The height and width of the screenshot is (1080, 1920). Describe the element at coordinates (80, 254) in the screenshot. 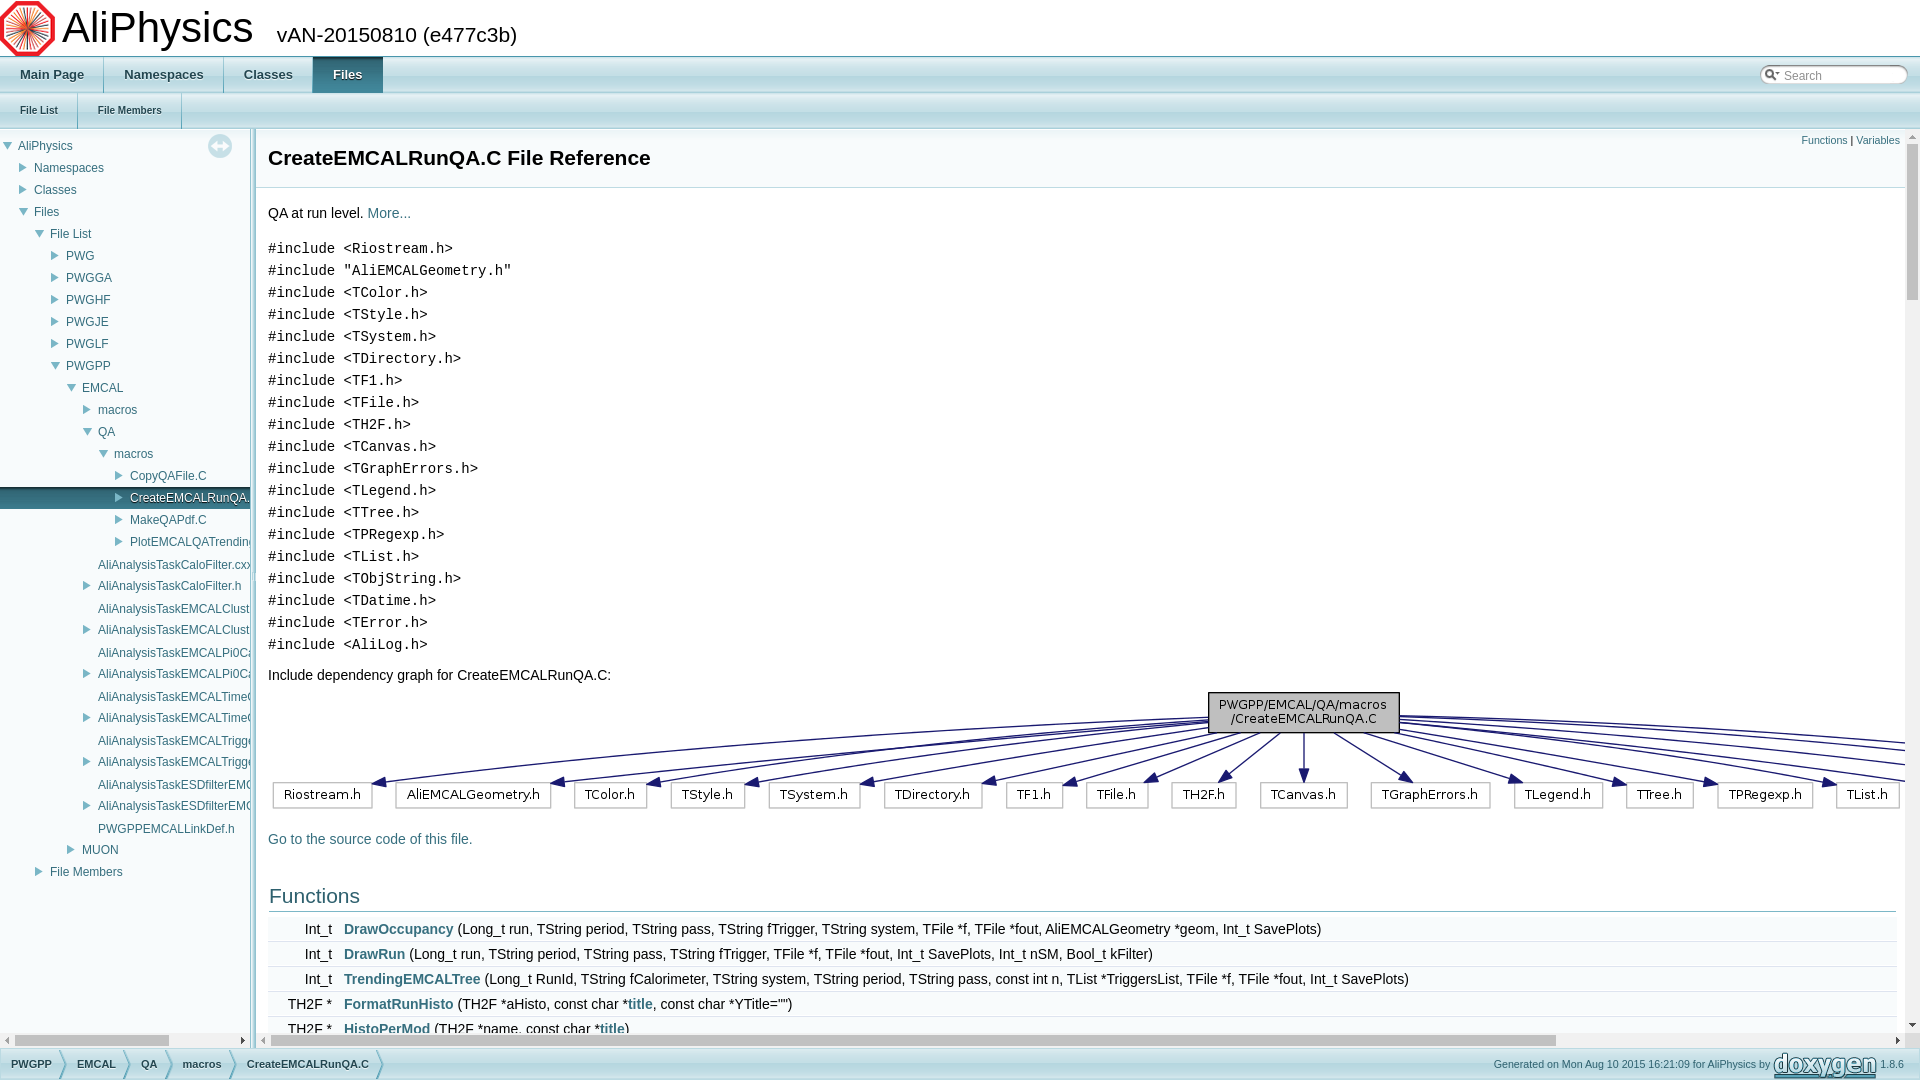

I see `'PWG'` at that location.